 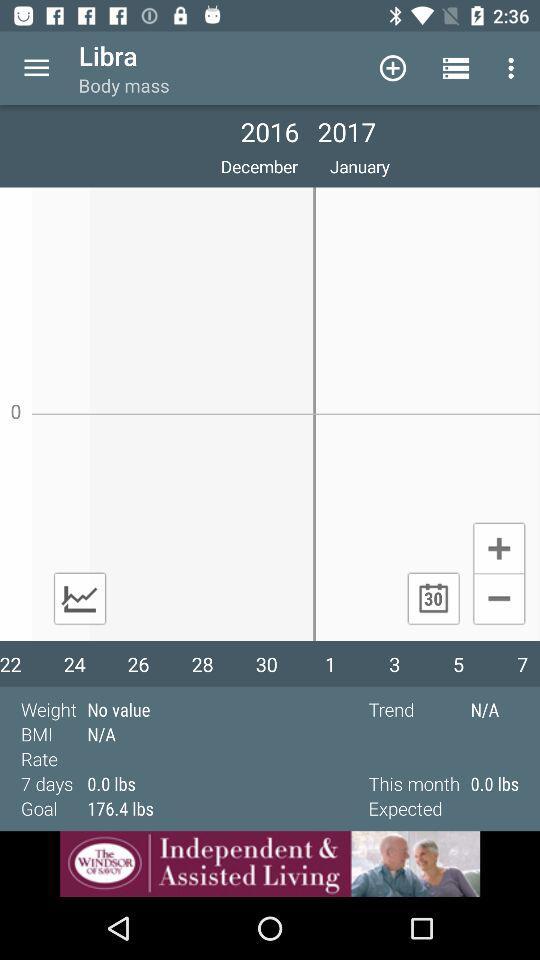 I want to click on graph mode button, so click(x=79, y=598).